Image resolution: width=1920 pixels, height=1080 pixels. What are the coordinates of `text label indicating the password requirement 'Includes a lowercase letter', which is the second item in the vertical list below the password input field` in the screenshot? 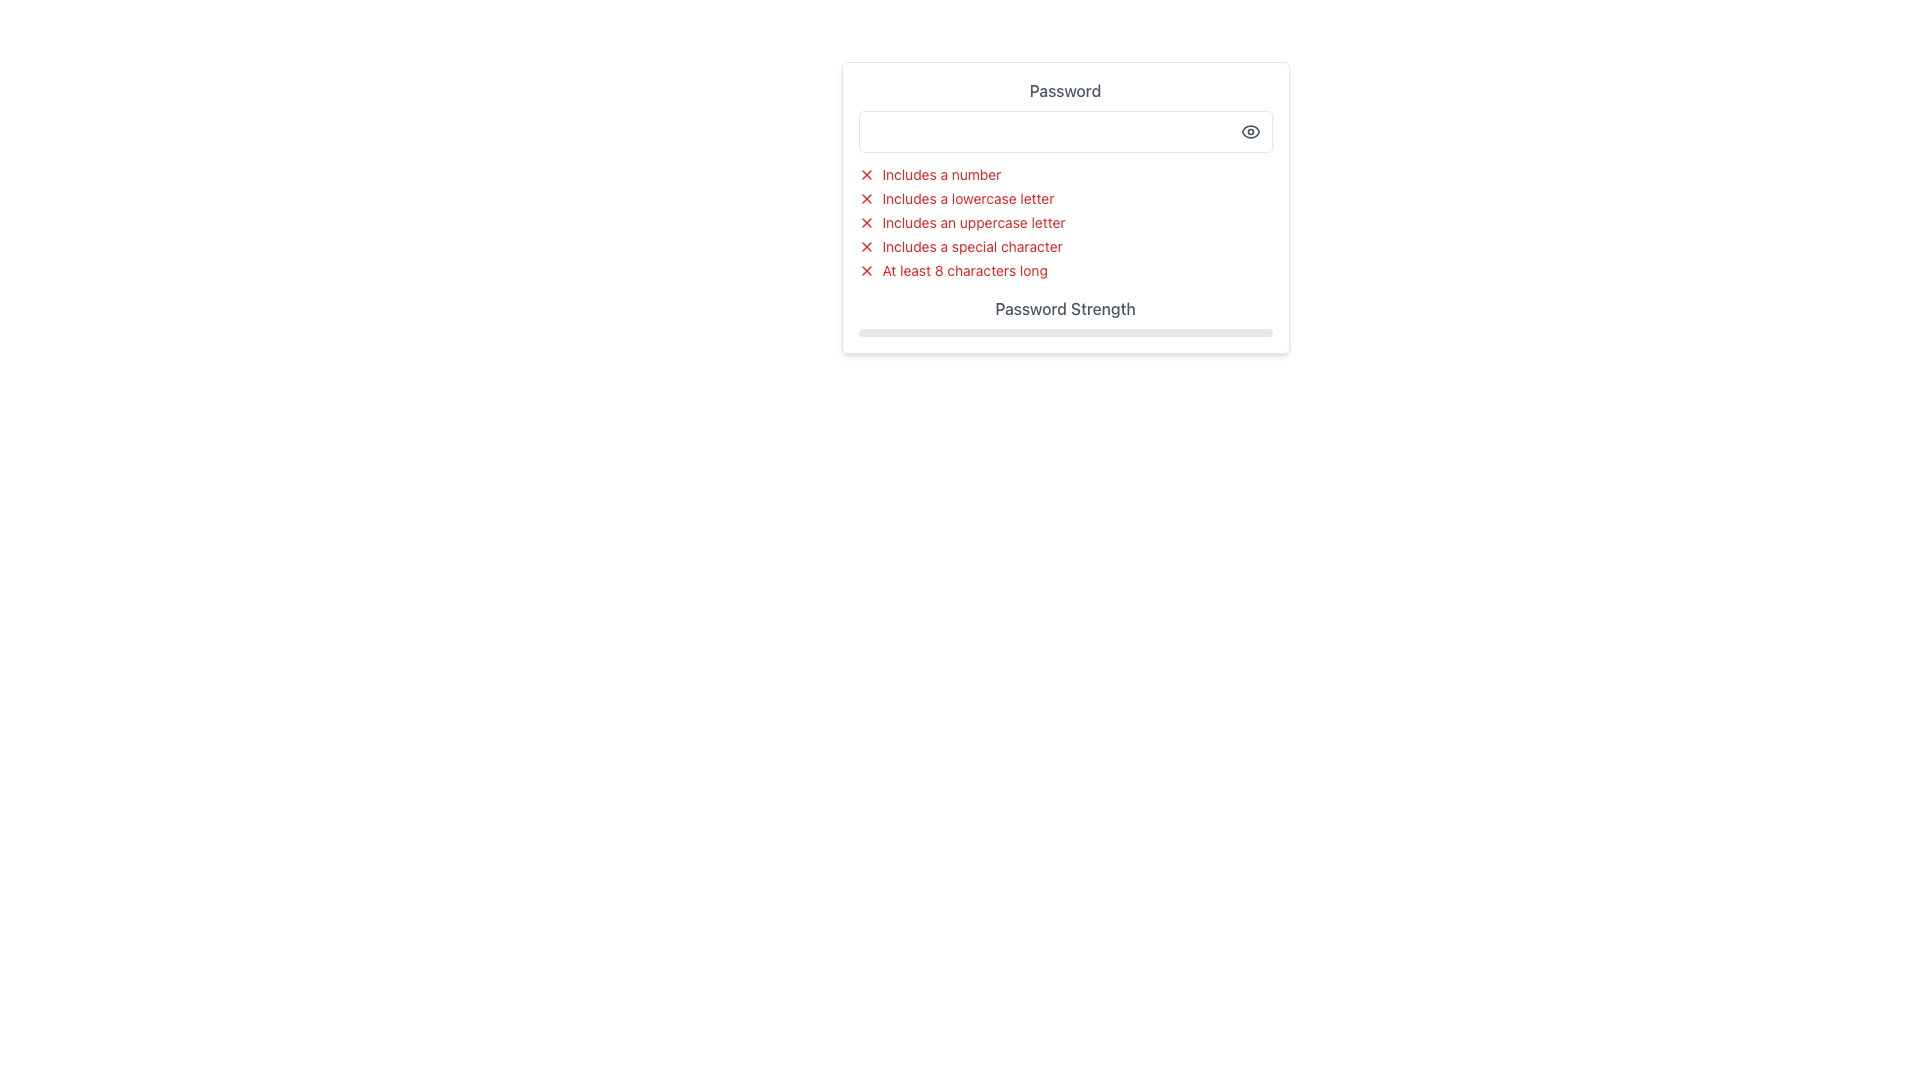 It's located at (968, 199).